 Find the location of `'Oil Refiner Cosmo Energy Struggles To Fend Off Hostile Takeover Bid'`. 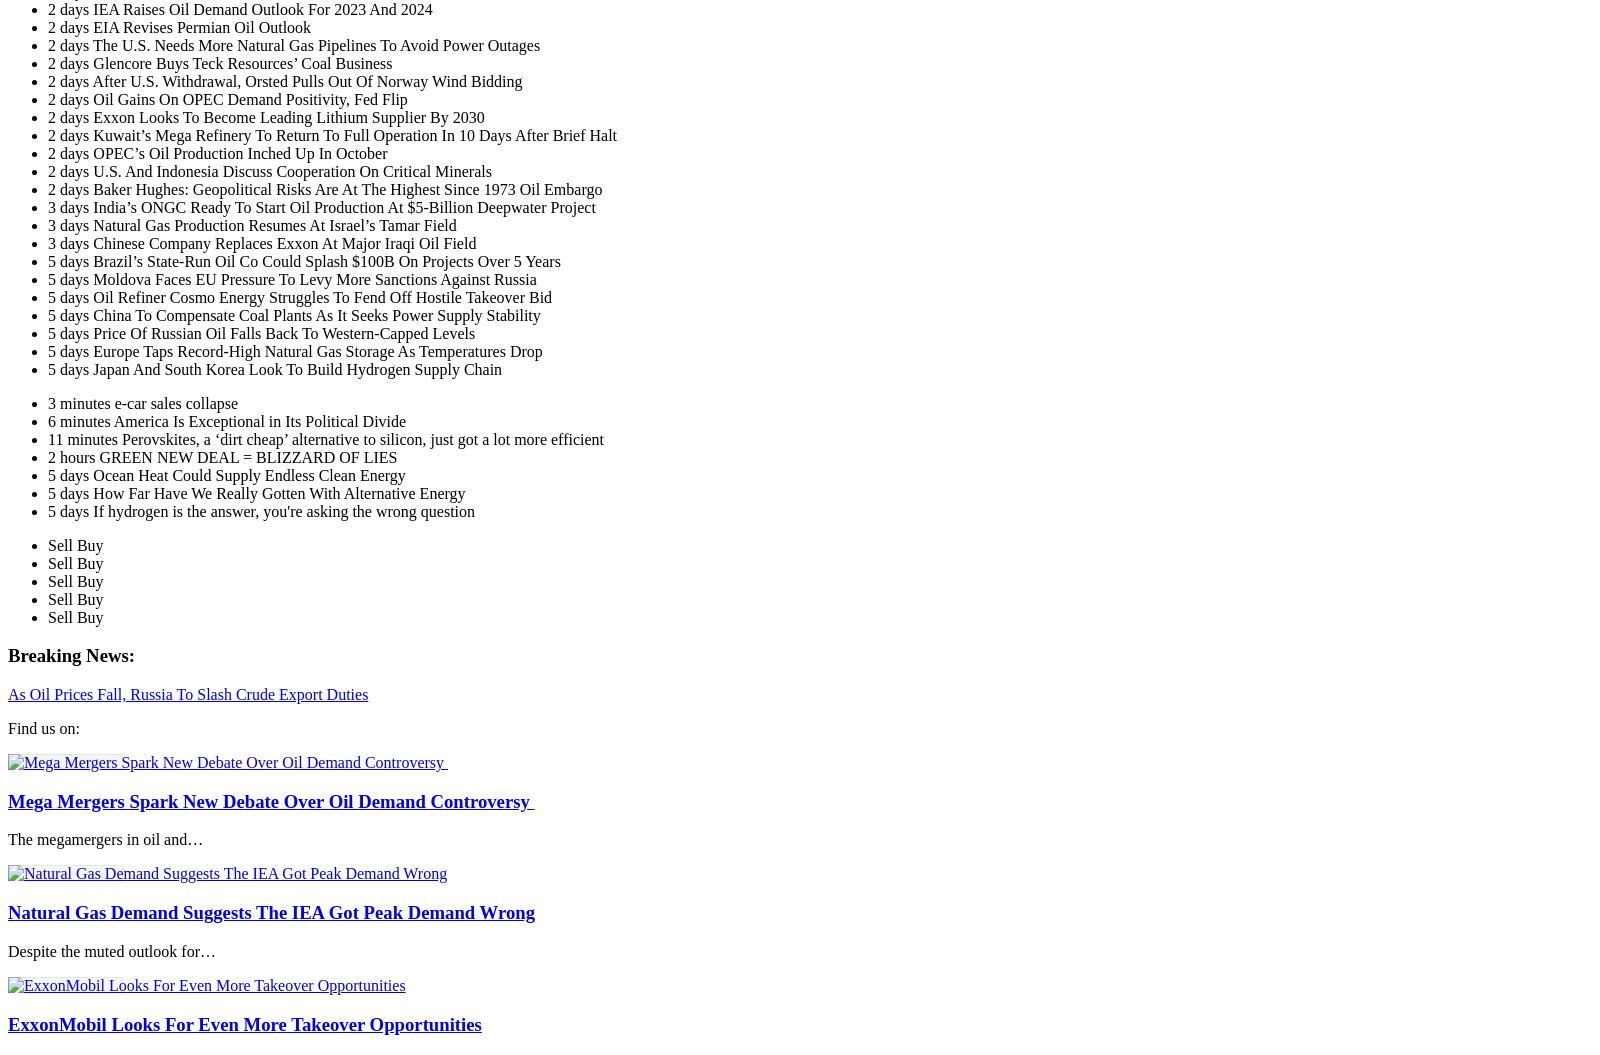

'Oil Refiner Cosmo Energy Struggles To Fend Off Hostile Takeover Bid' is located at coordinates (322, 295).